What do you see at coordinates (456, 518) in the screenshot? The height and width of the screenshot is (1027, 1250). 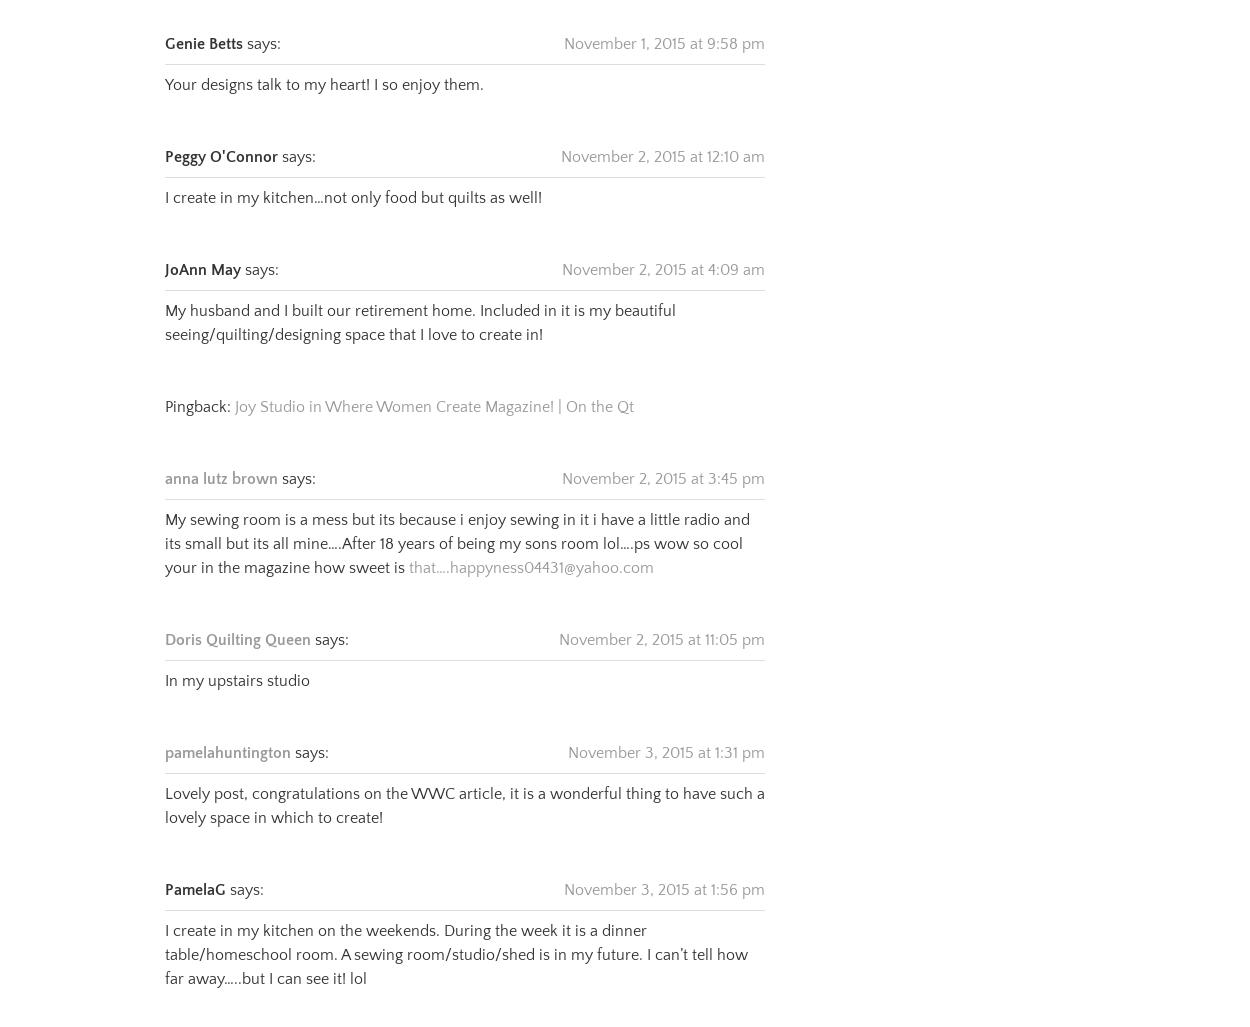 I see `'My sewing room is a mess but its because i enjoy sewing in it i have a little radio and its small but its all mine….After 18 years of being my sons room lol….ps wow so cool your in the magazine how sweet is'` at bounding box center [456, 518].